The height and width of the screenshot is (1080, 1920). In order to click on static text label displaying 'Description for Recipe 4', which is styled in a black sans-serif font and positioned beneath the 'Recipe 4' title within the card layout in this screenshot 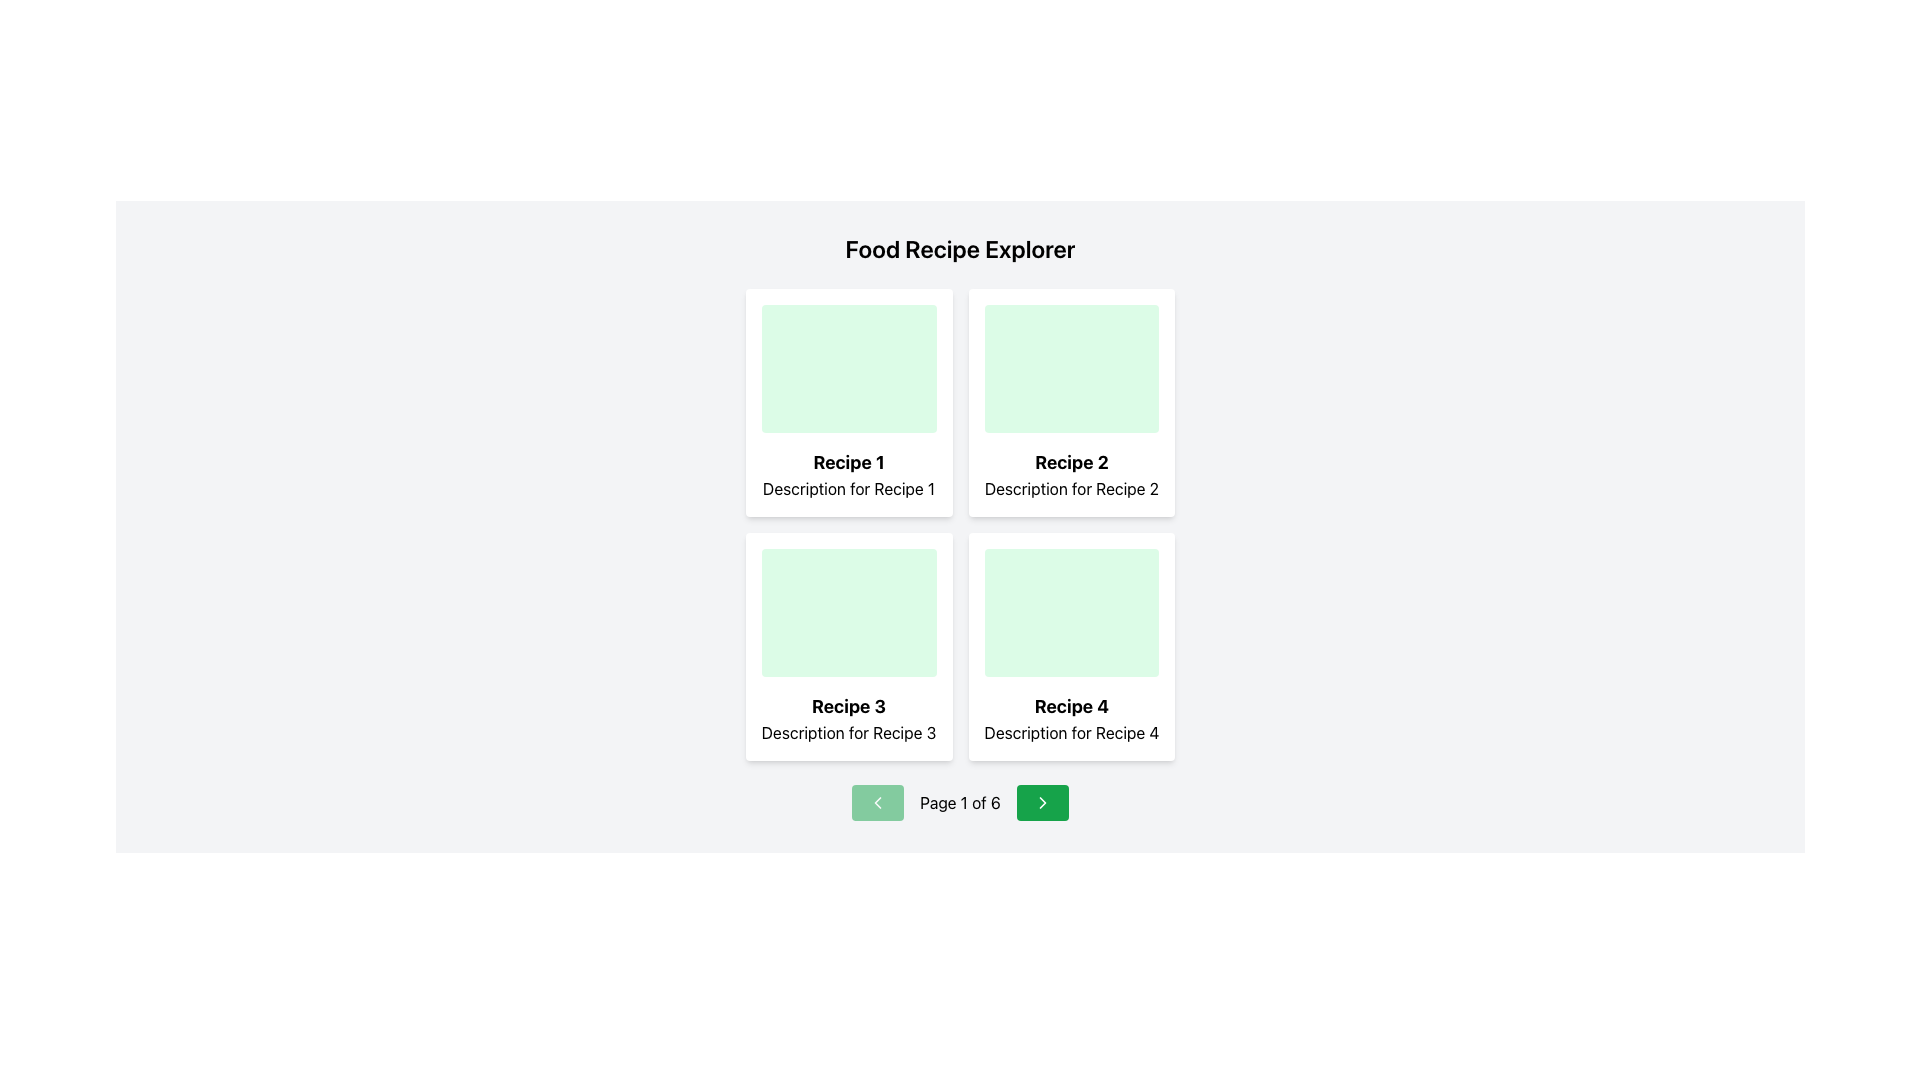, I will do `click(1070, 732)`.